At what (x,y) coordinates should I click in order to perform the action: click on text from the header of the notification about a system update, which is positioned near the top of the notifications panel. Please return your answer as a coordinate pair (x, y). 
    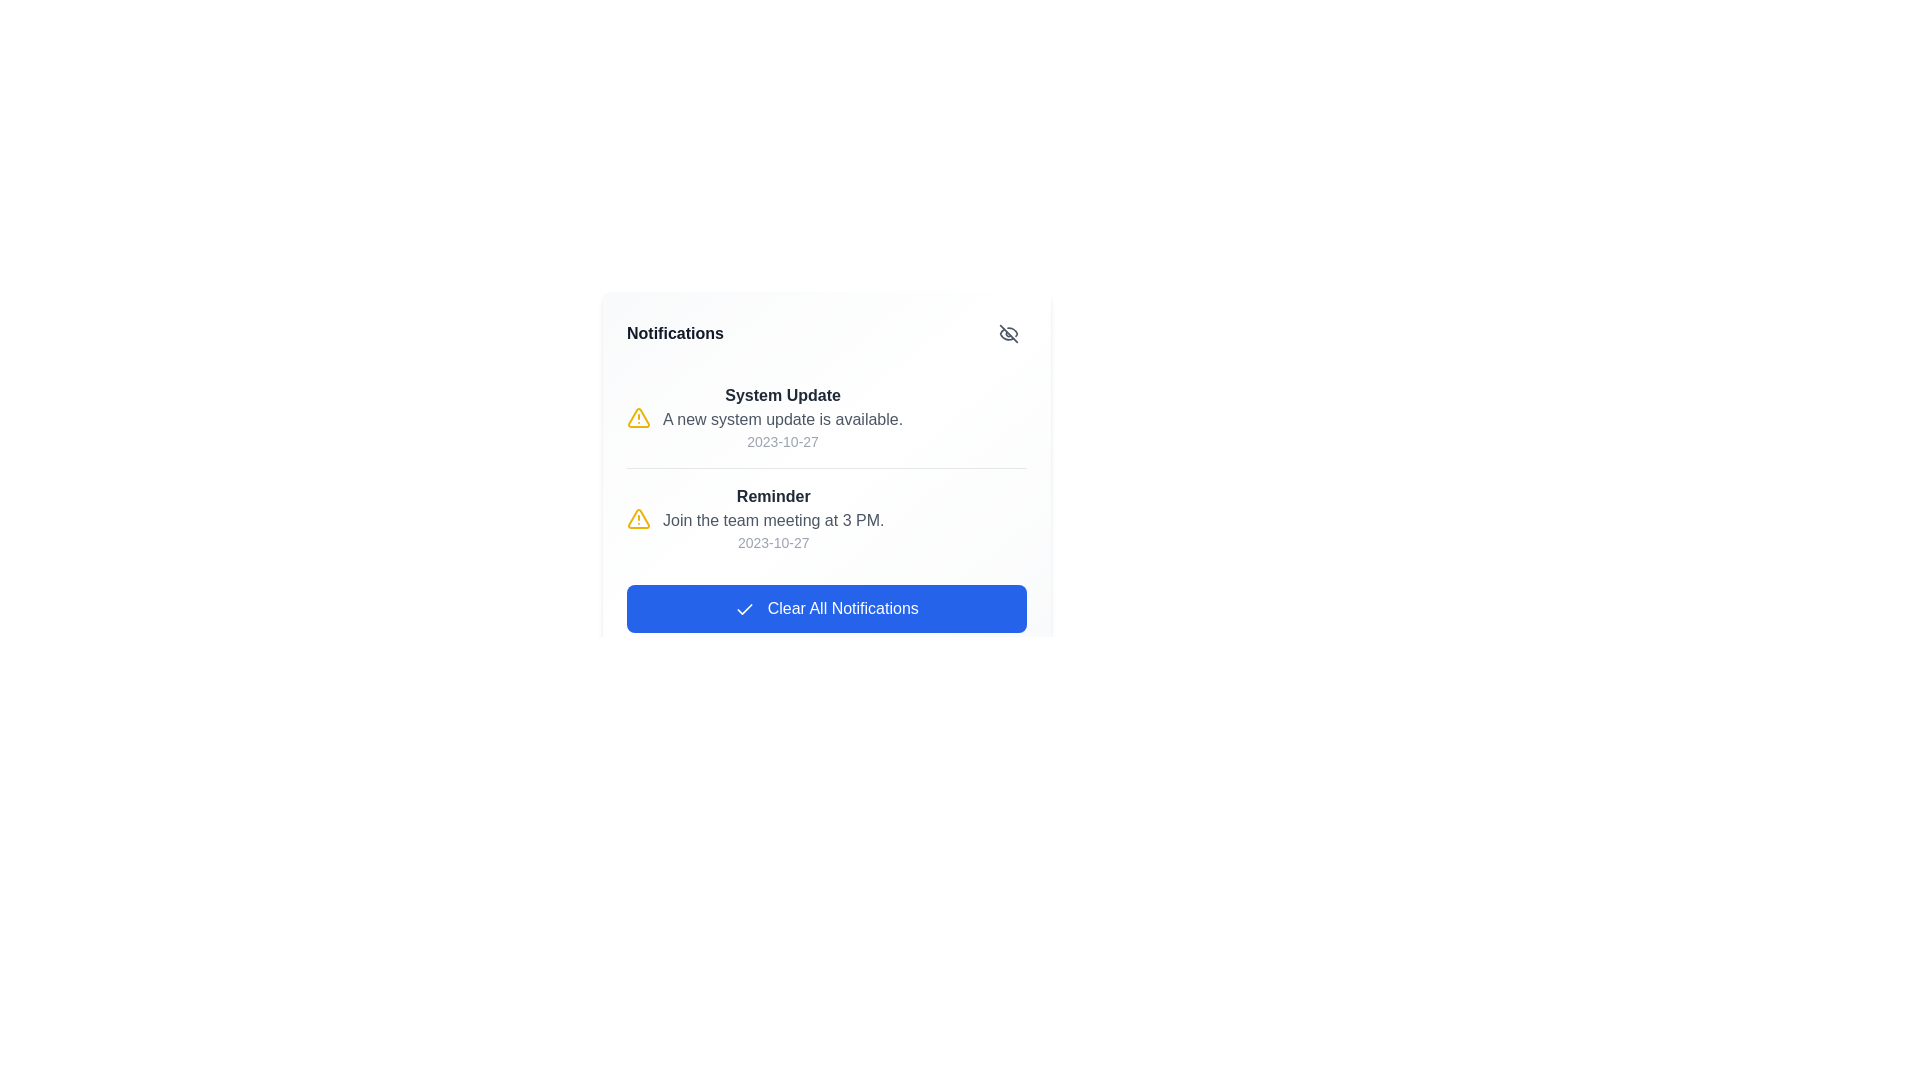
    Looking at the image, I should click on (781, 396).